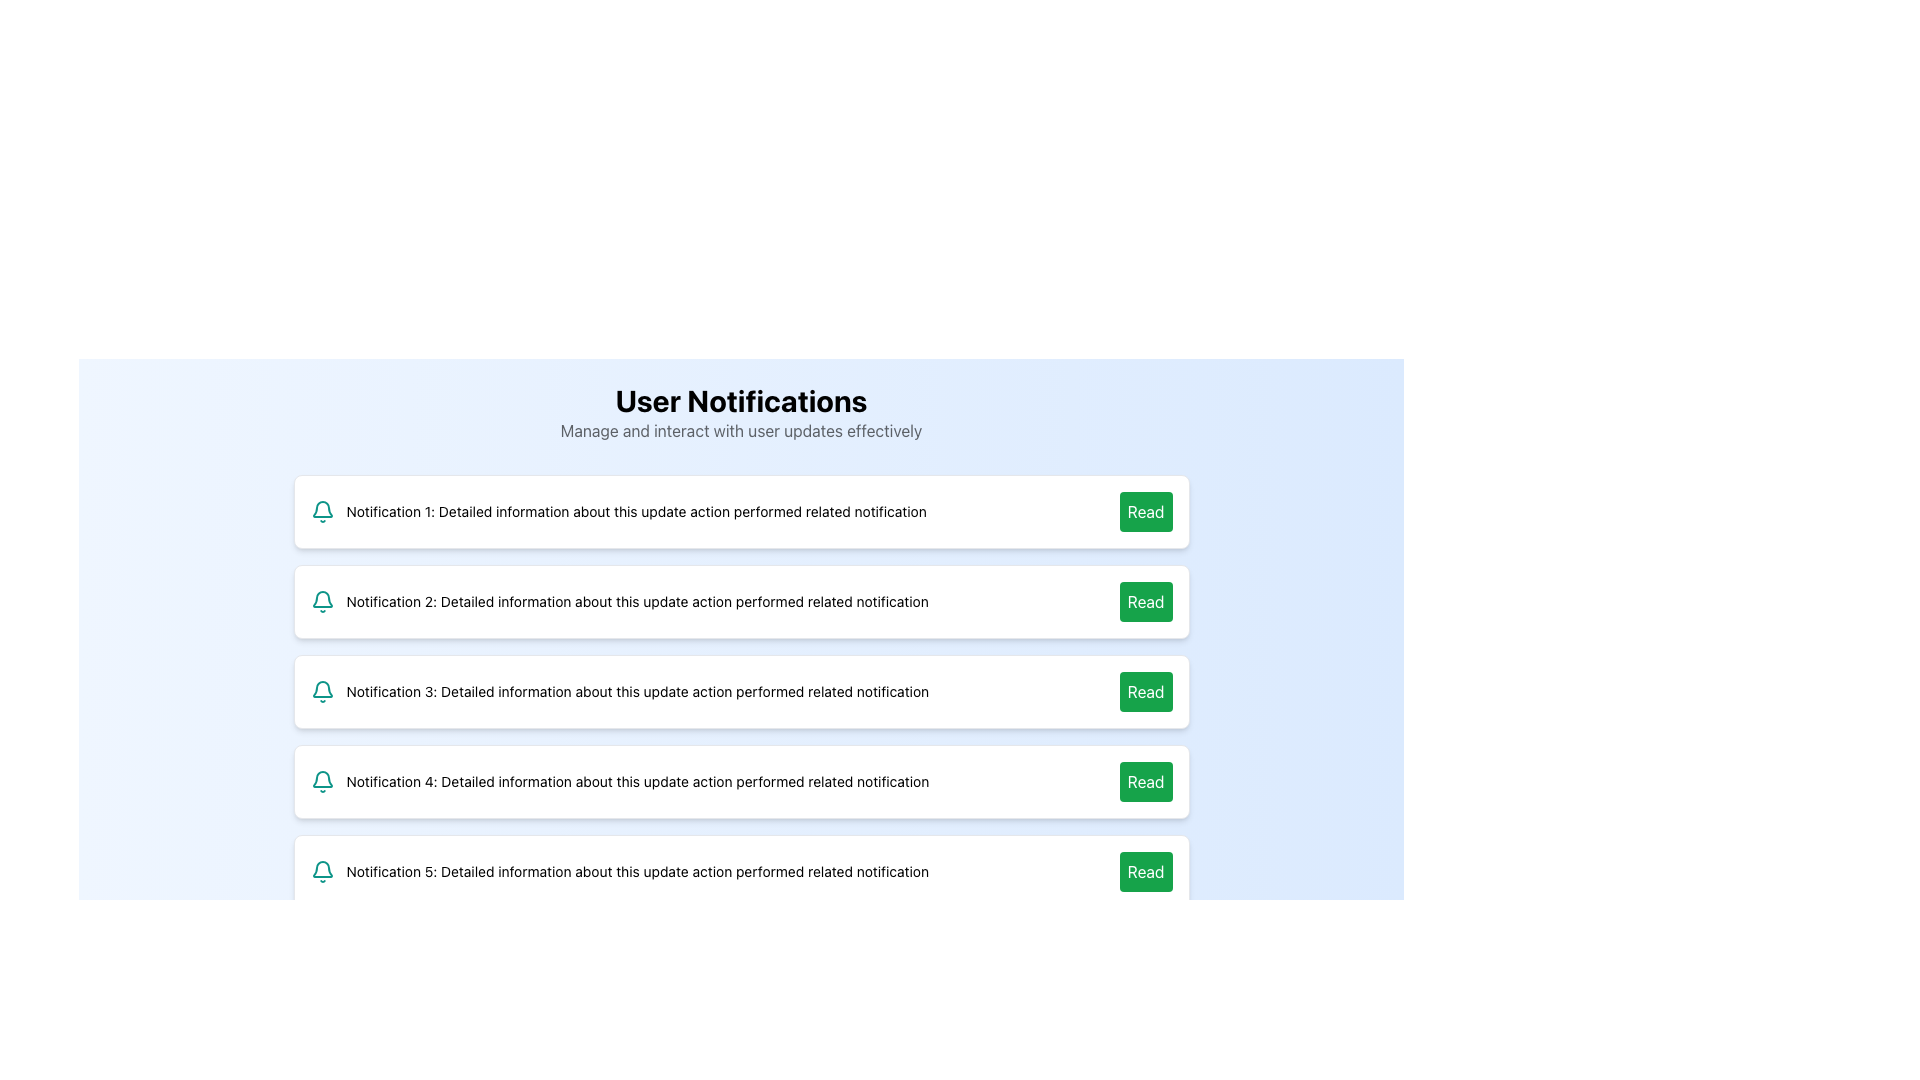 This screenshot has width=1920, height=1080. What do you see at coordinates (322, 511) in the screenshot?
I see `the teal bell icon with a circular notification indicator, which is the first element in the notification row adjacent to 'Notification 1: Detailed information about this update action performed related notification'` at bounding box center [322, 511].